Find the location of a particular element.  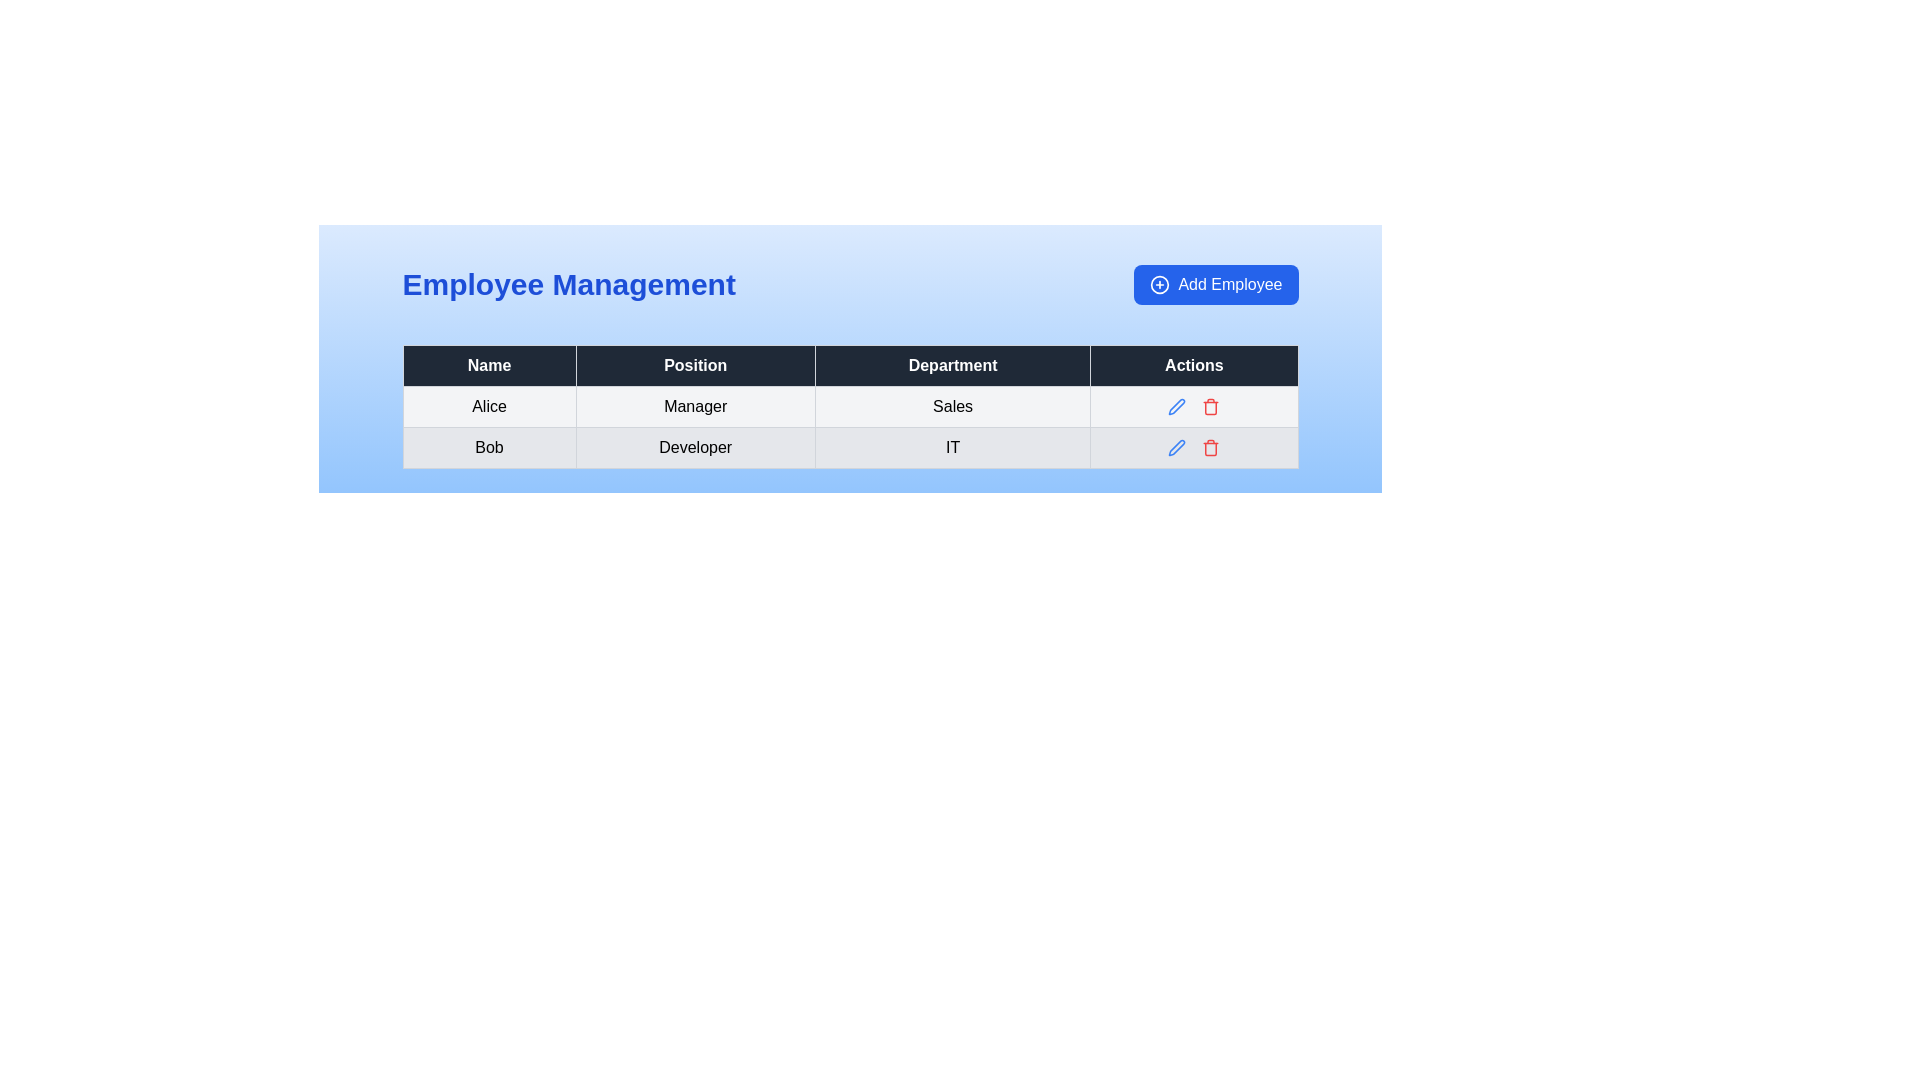

the blue pen icon button located in the 'Actions' column of the second row under user 'Bob' is located at coordinates (1177, 406).